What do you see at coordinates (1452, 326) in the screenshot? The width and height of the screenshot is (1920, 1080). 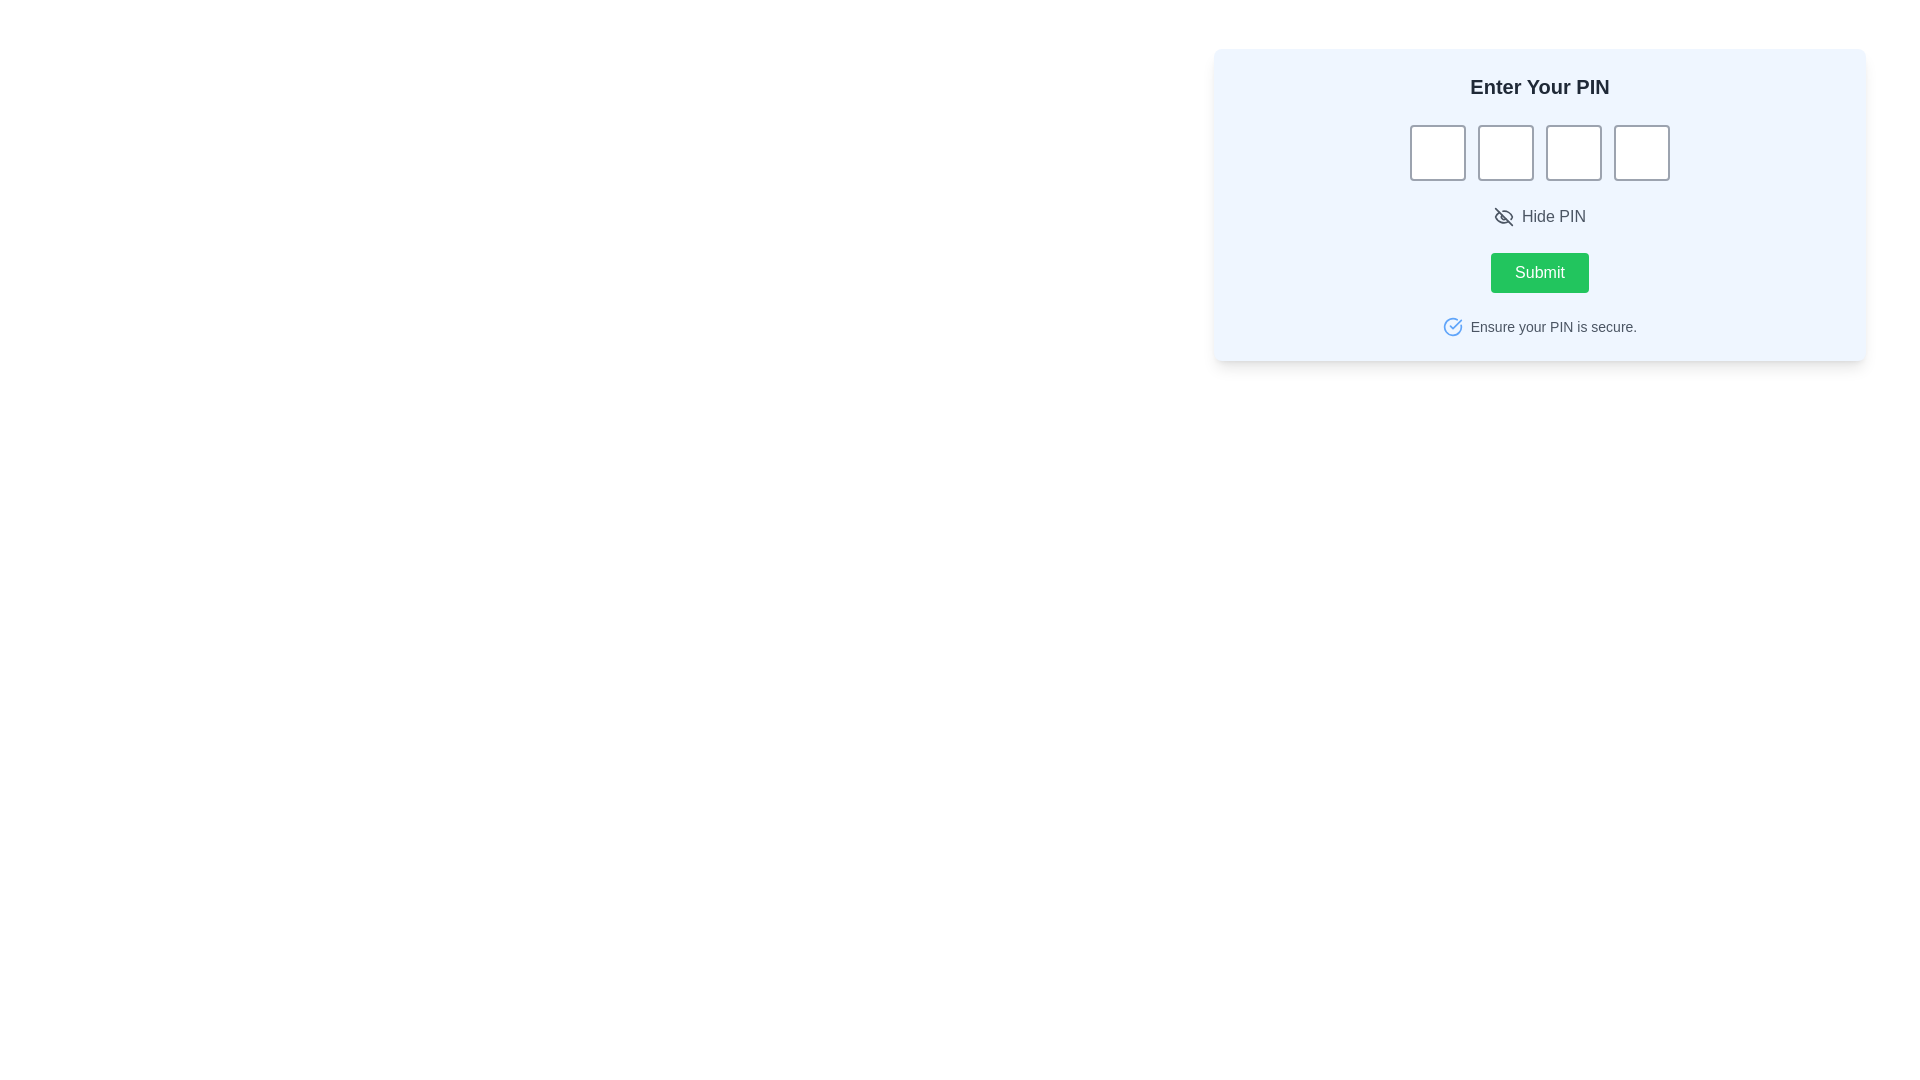 I see `the Decorative Icon located to the left of the text 'Ensure your PIN is secure.'` at bounding box center [1452, 326].